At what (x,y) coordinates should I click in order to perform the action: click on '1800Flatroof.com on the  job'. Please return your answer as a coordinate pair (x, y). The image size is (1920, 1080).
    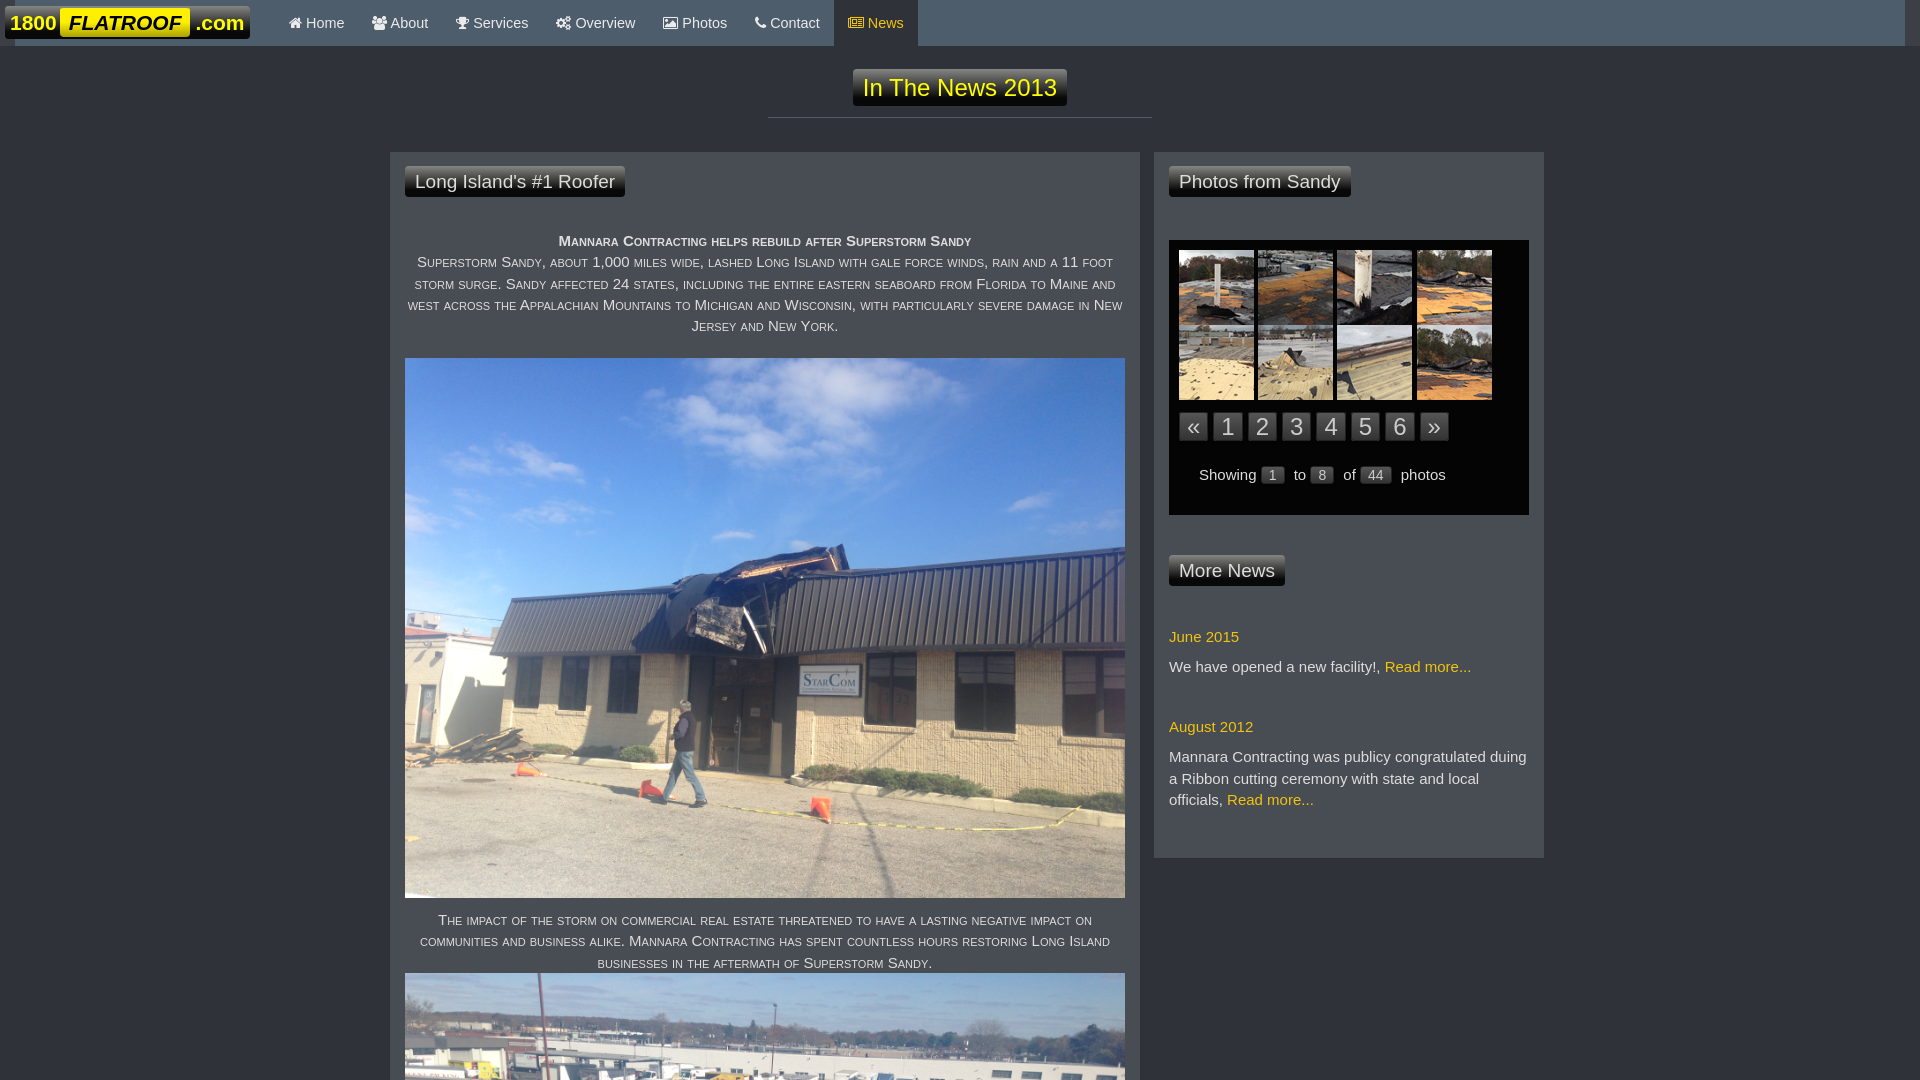
    Looking at the image, I should click on (1454, 285).